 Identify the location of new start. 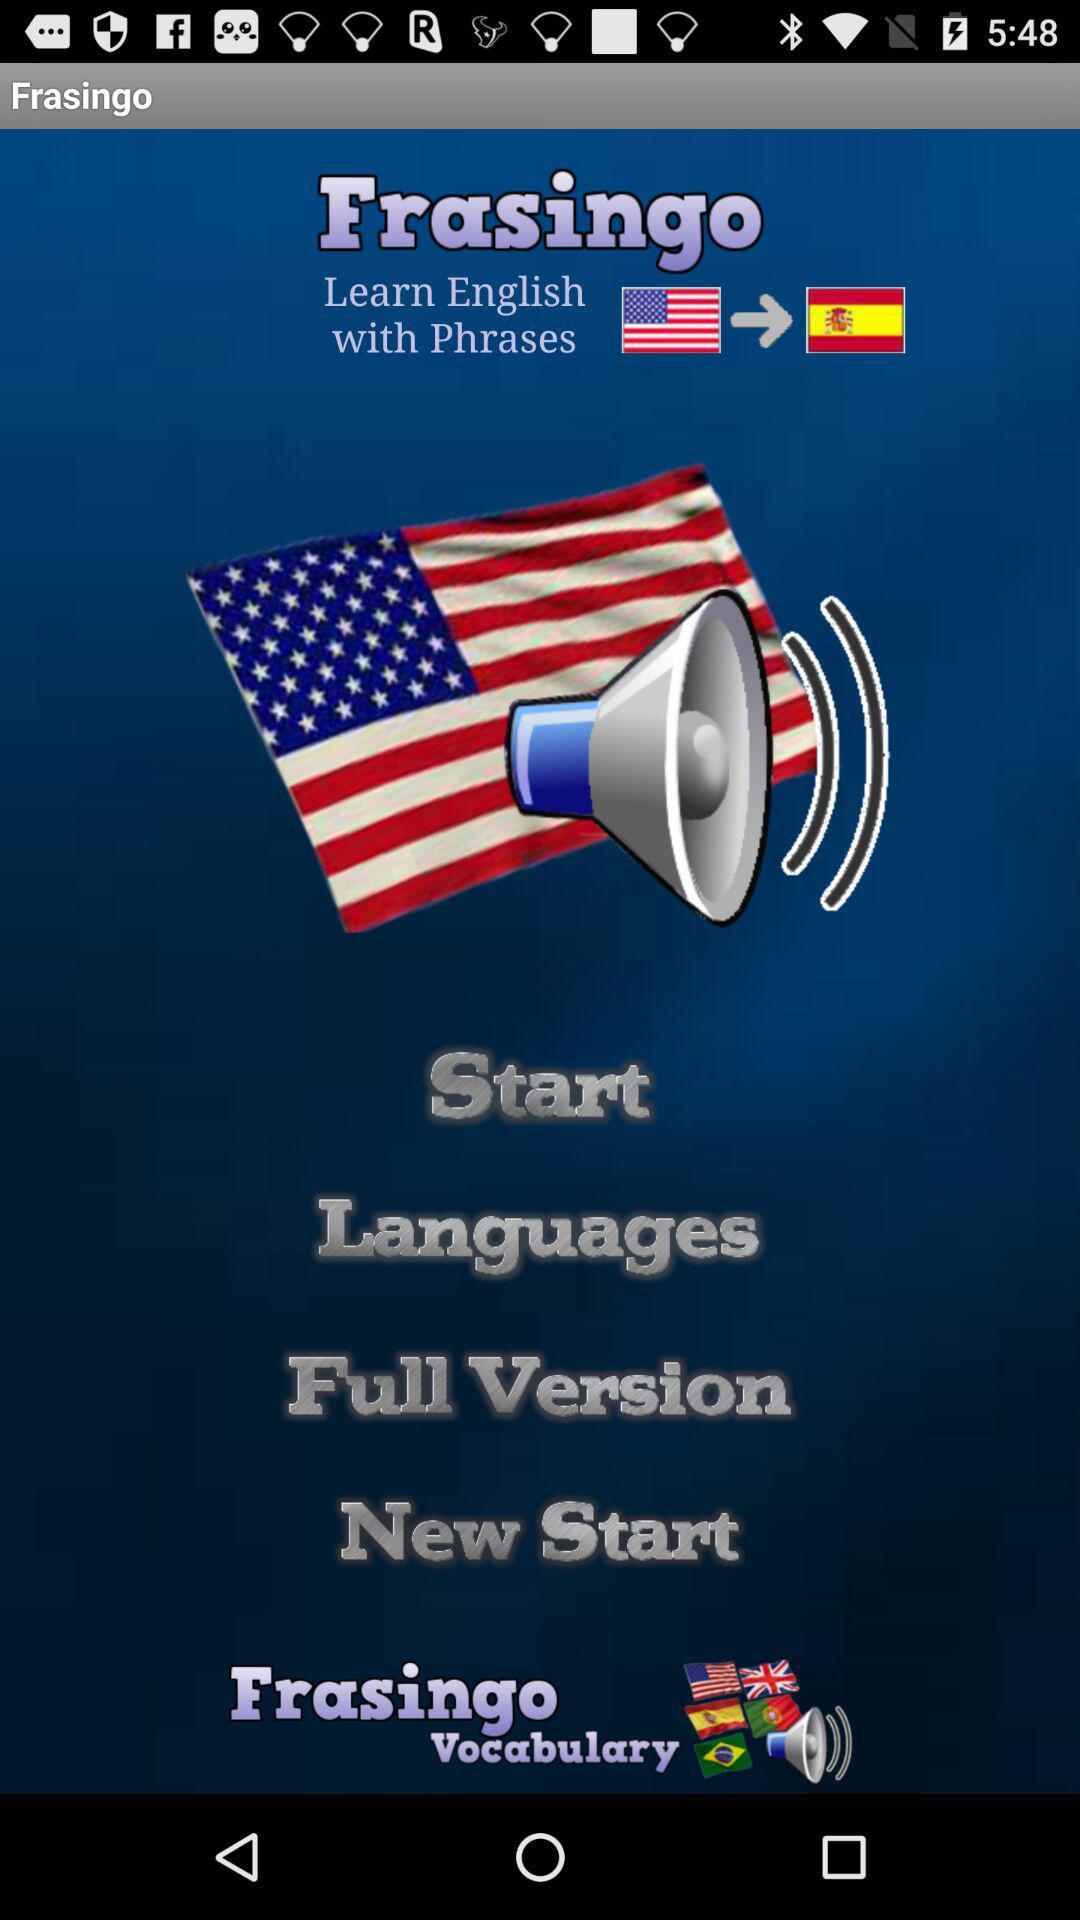
(540, 1530).